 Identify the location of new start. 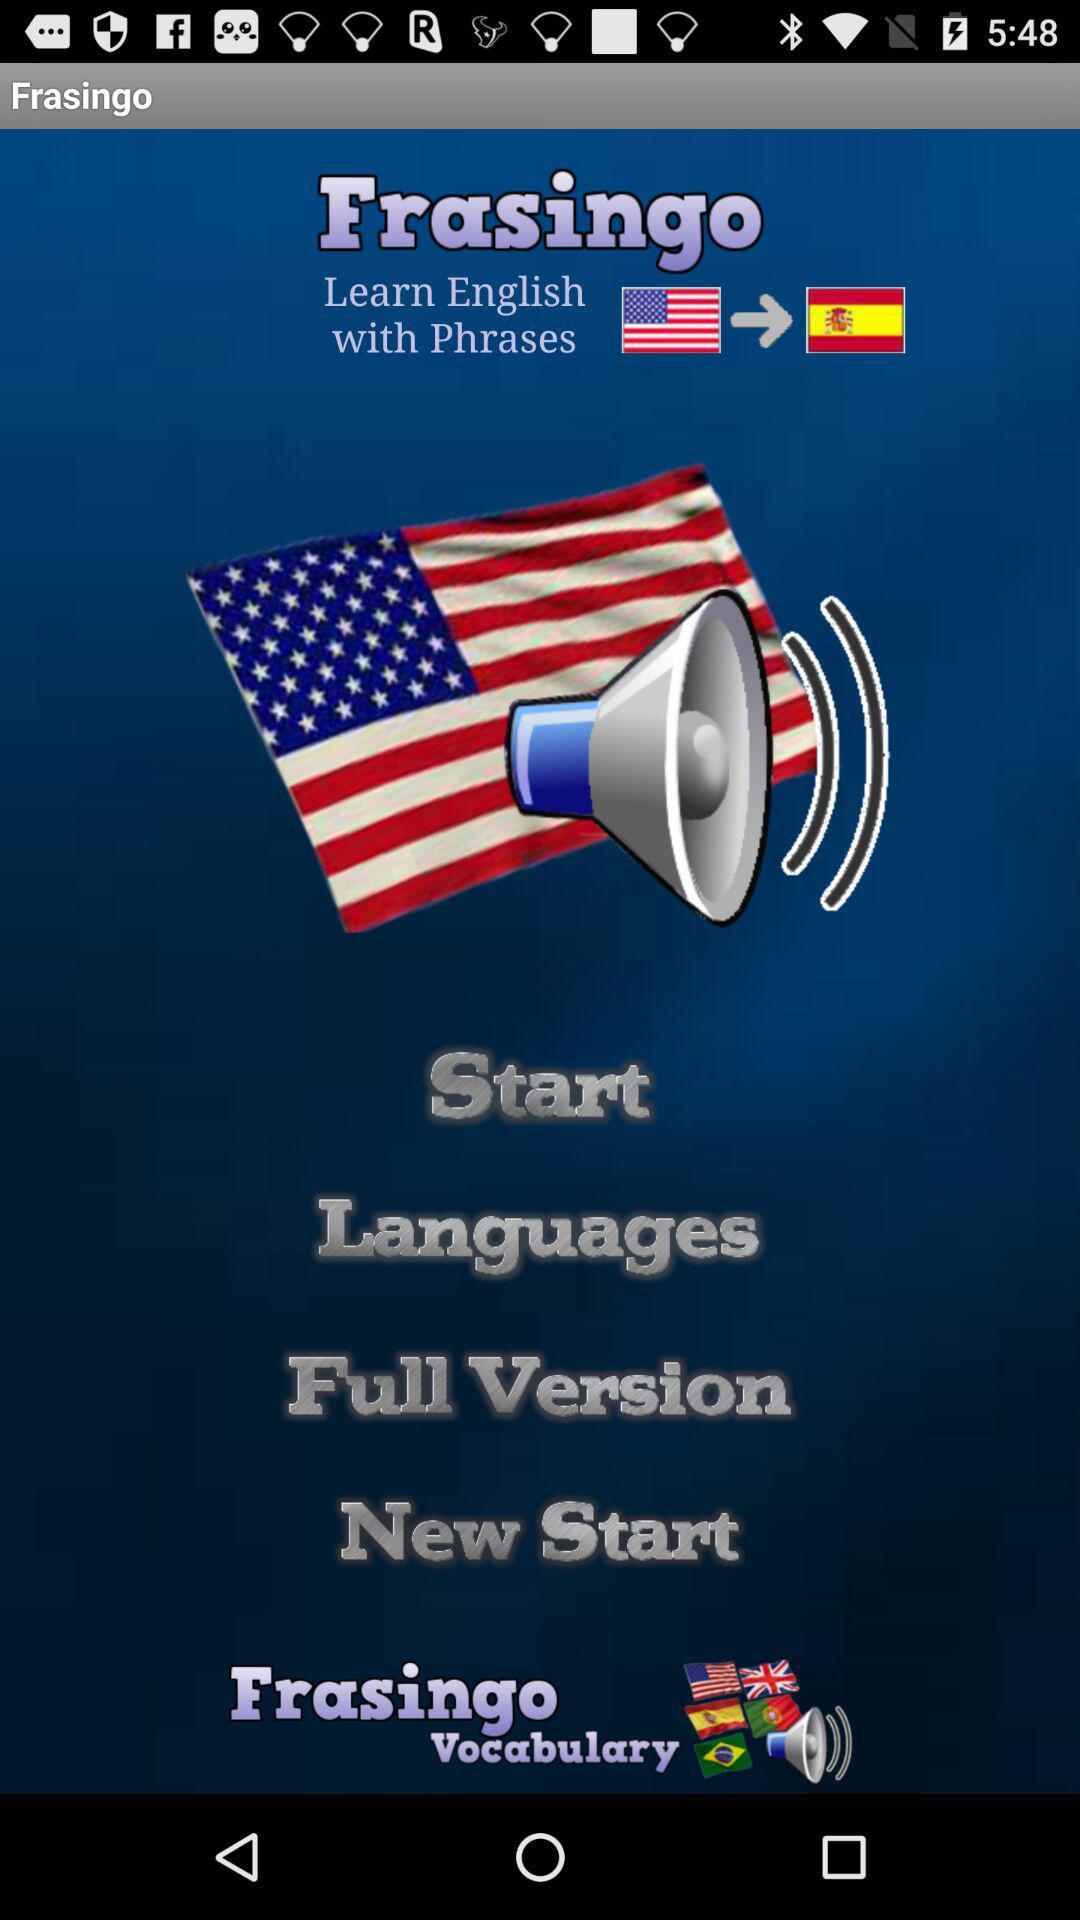
(540, 1530).